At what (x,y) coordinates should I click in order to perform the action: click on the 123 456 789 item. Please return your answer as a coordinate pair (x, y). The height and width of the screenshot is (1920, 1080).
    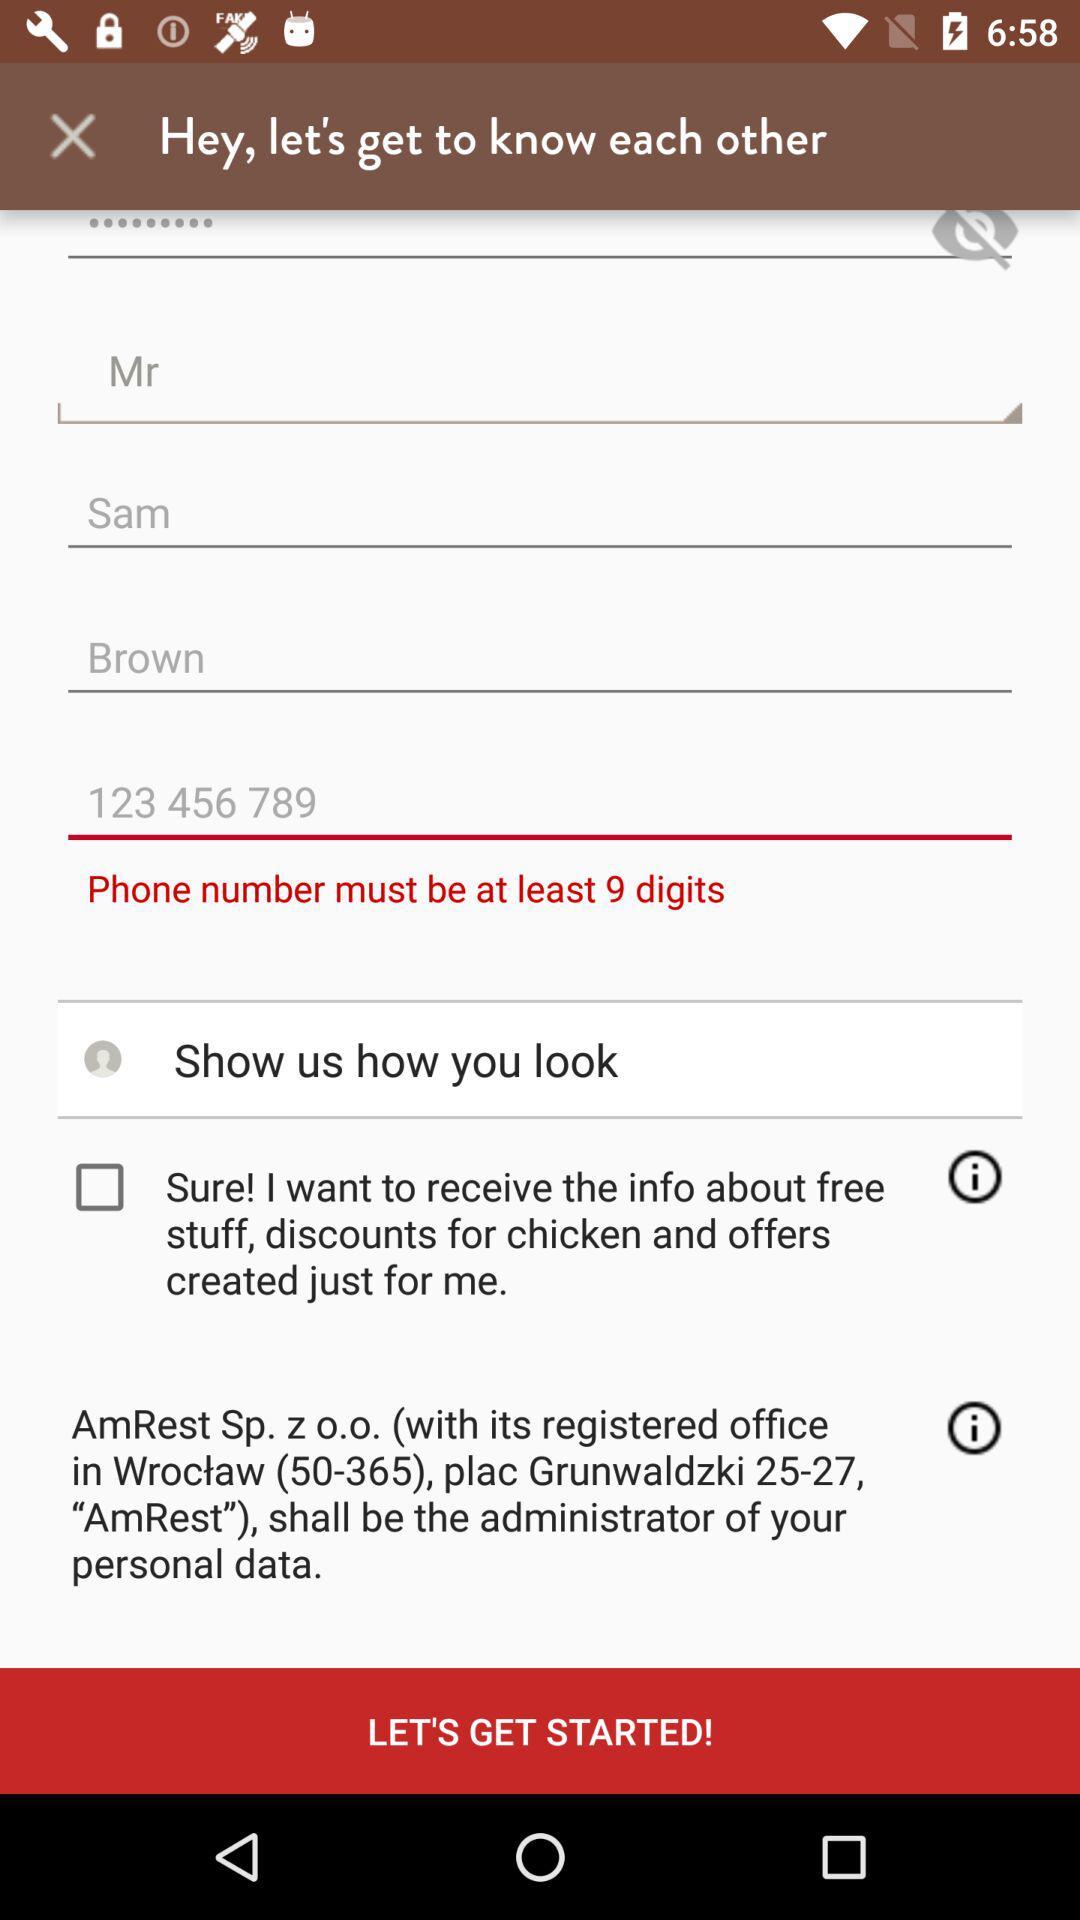
    Looking at the image, I should click on (540, 784).